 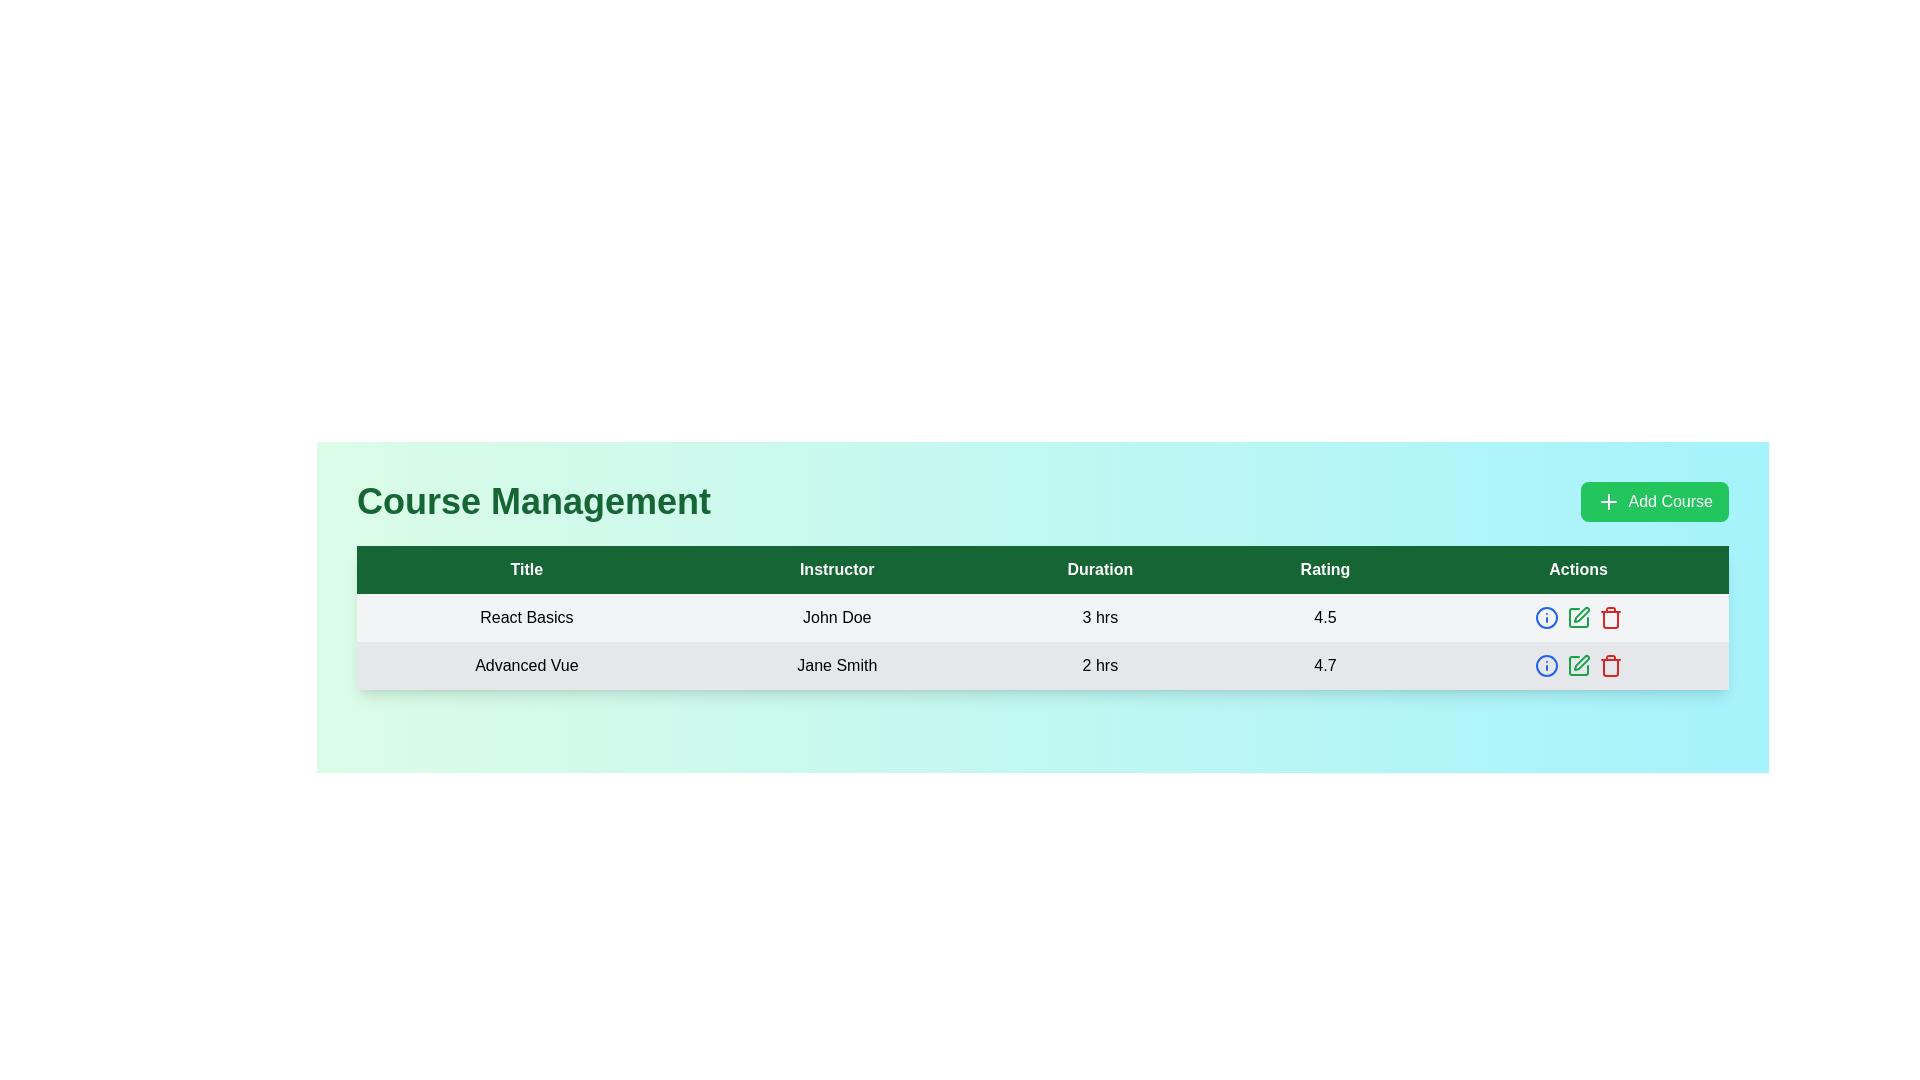 I want to click on the 'React Basics' text label which is displayed in bold black font on a light gray background, located in the first row of the table under the 'Title' column, so click(x=526, y=616).